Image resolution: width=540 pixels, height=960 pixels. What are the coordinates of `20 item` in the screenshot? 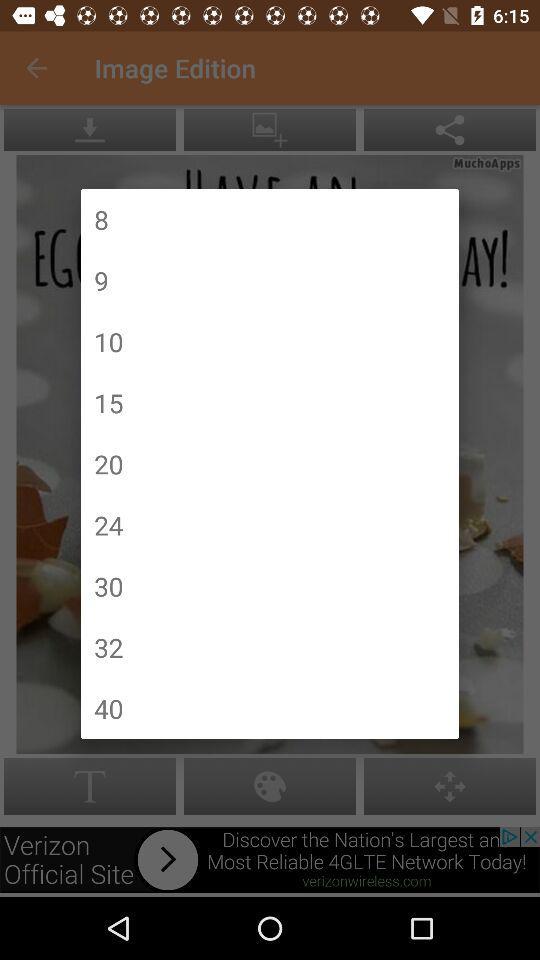 It's located at (108, 464).